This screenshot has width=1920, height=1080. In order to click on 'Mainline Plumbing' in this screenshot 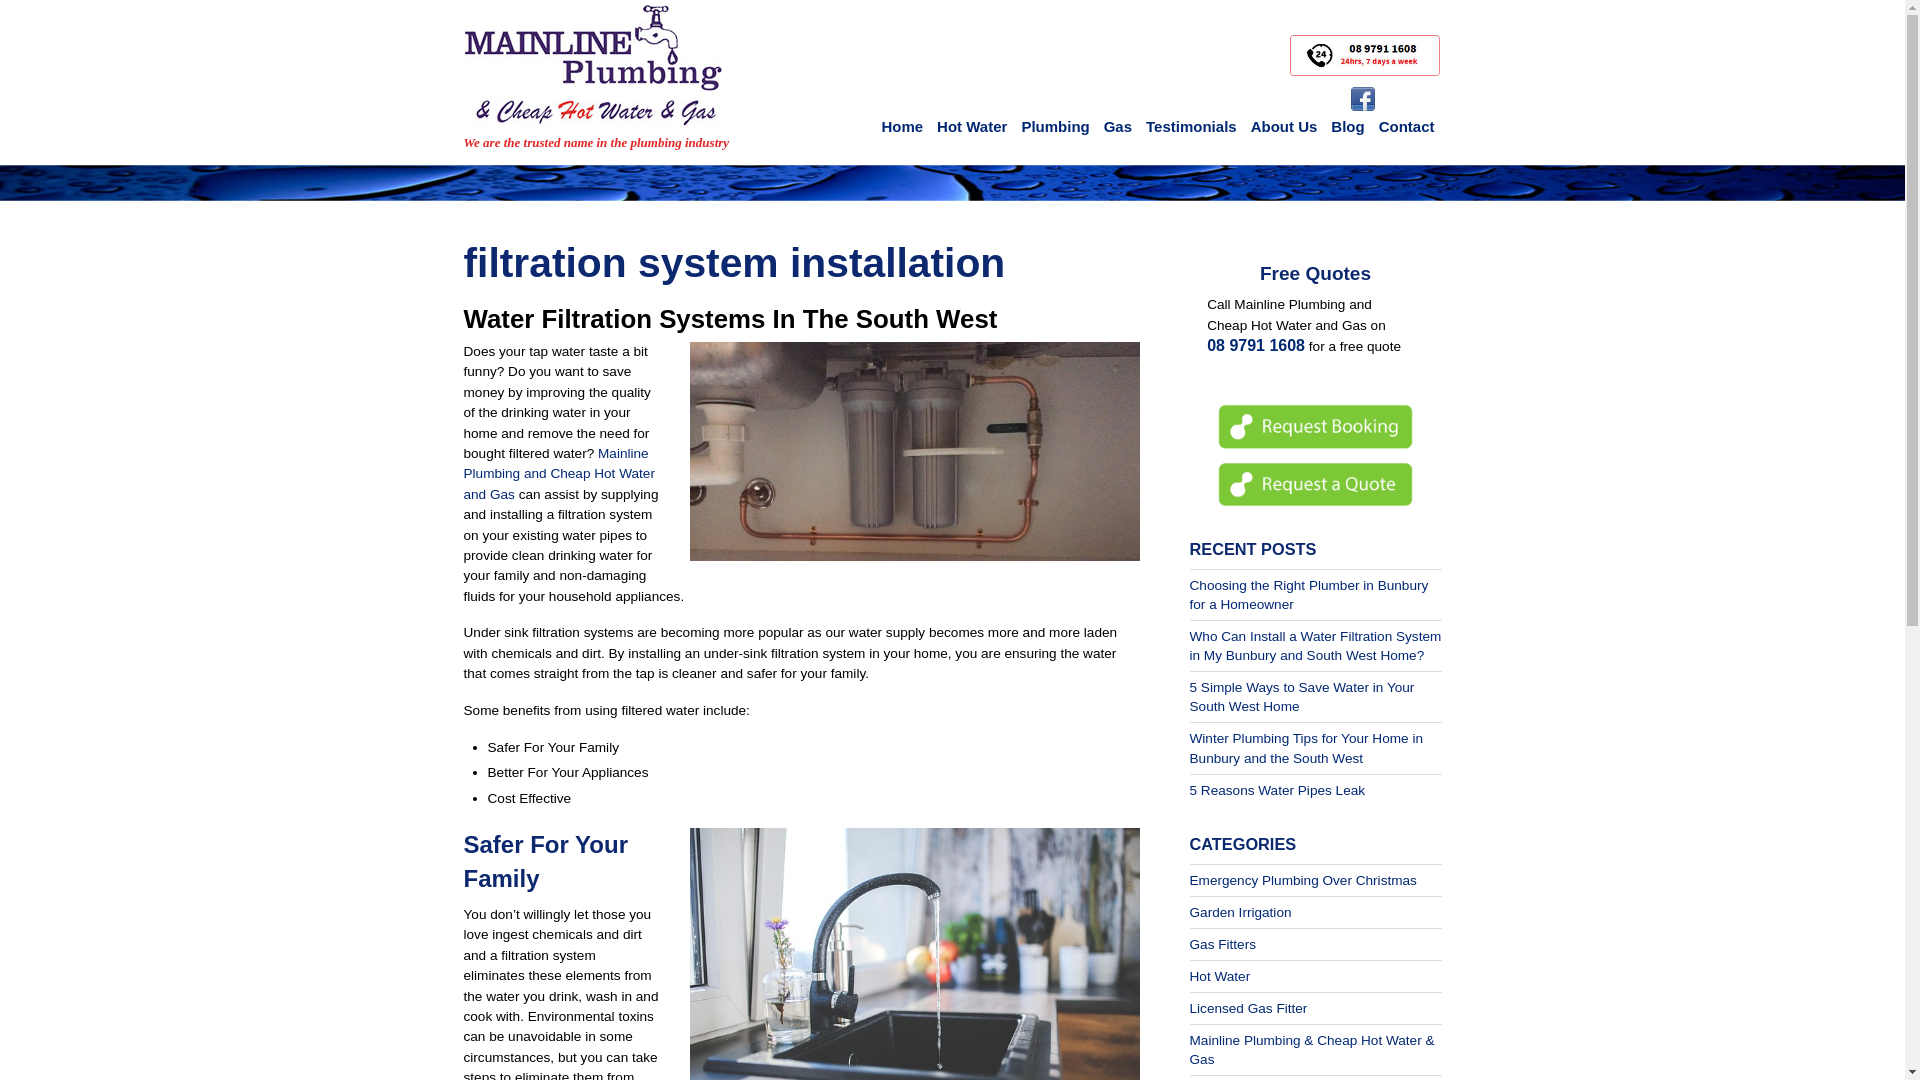, I will do `click(592, 64)`.